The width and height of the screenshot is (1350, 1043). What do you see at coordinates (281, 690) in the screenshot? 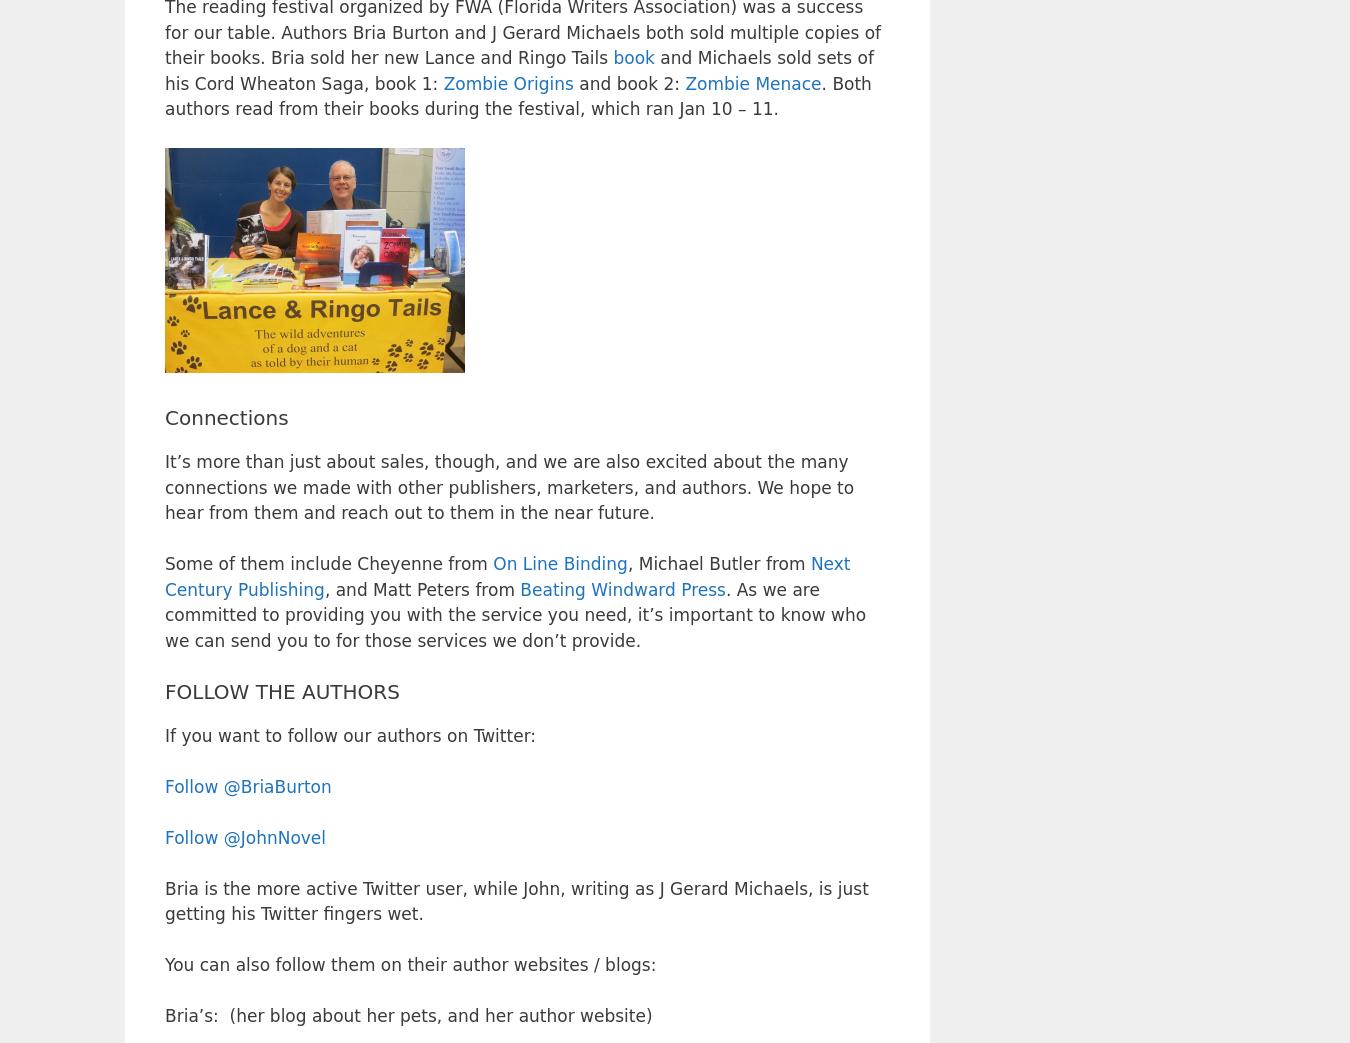
I see `'FOLLOW THE AUTHORS'` at bounding box center [281, 690].